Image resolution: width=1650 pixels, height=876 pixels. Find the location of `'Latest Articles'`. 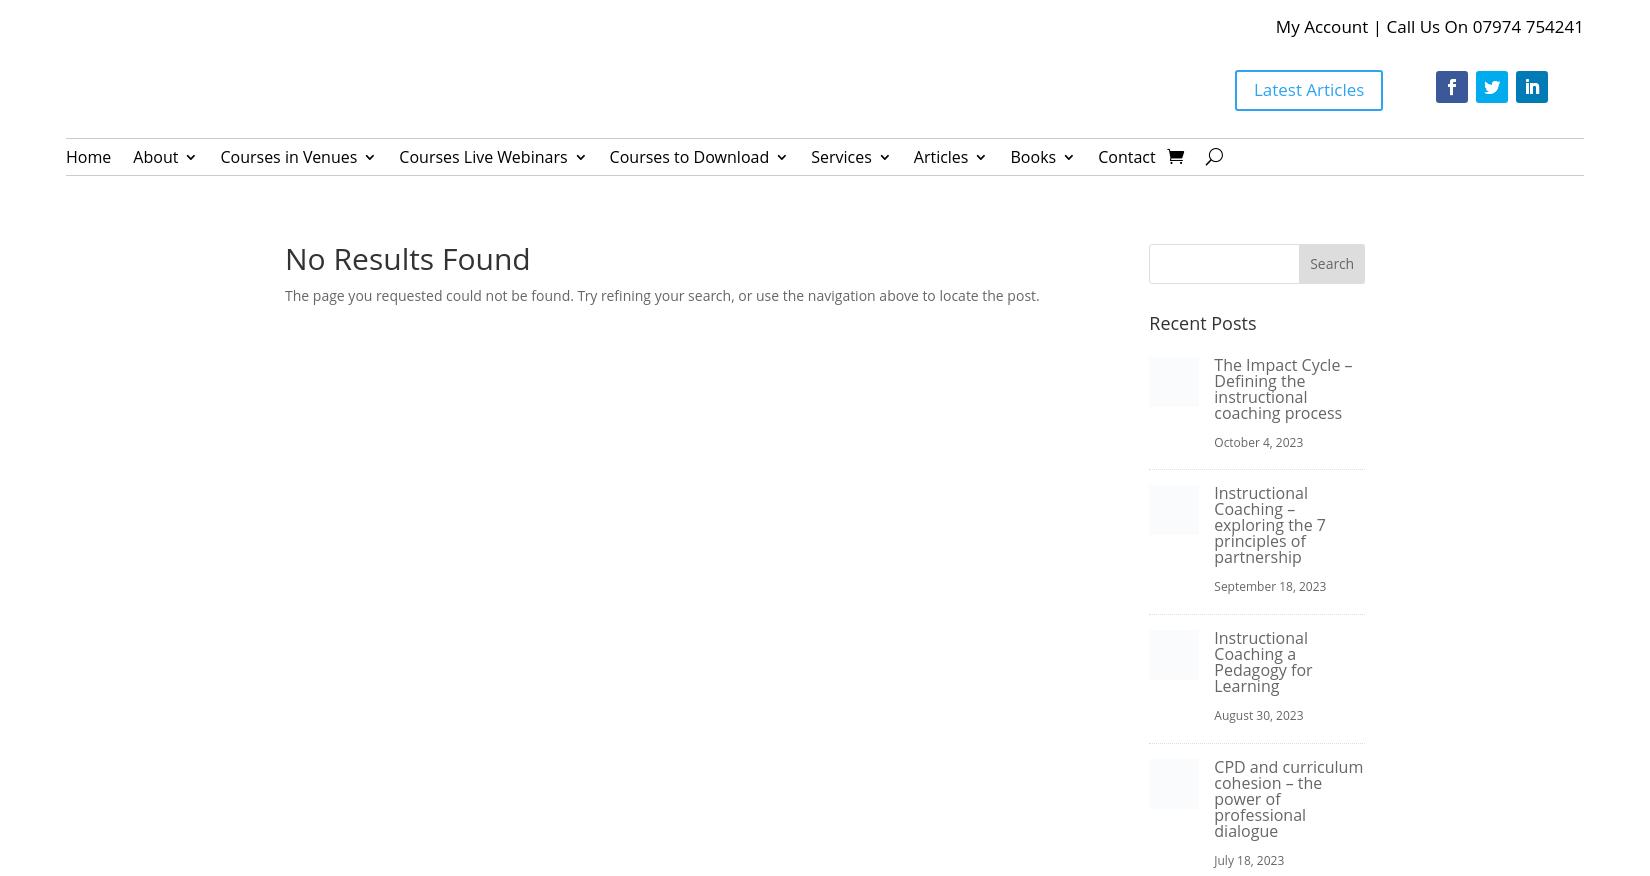

'Latest Articles' is located at coordinates (1307, 89).